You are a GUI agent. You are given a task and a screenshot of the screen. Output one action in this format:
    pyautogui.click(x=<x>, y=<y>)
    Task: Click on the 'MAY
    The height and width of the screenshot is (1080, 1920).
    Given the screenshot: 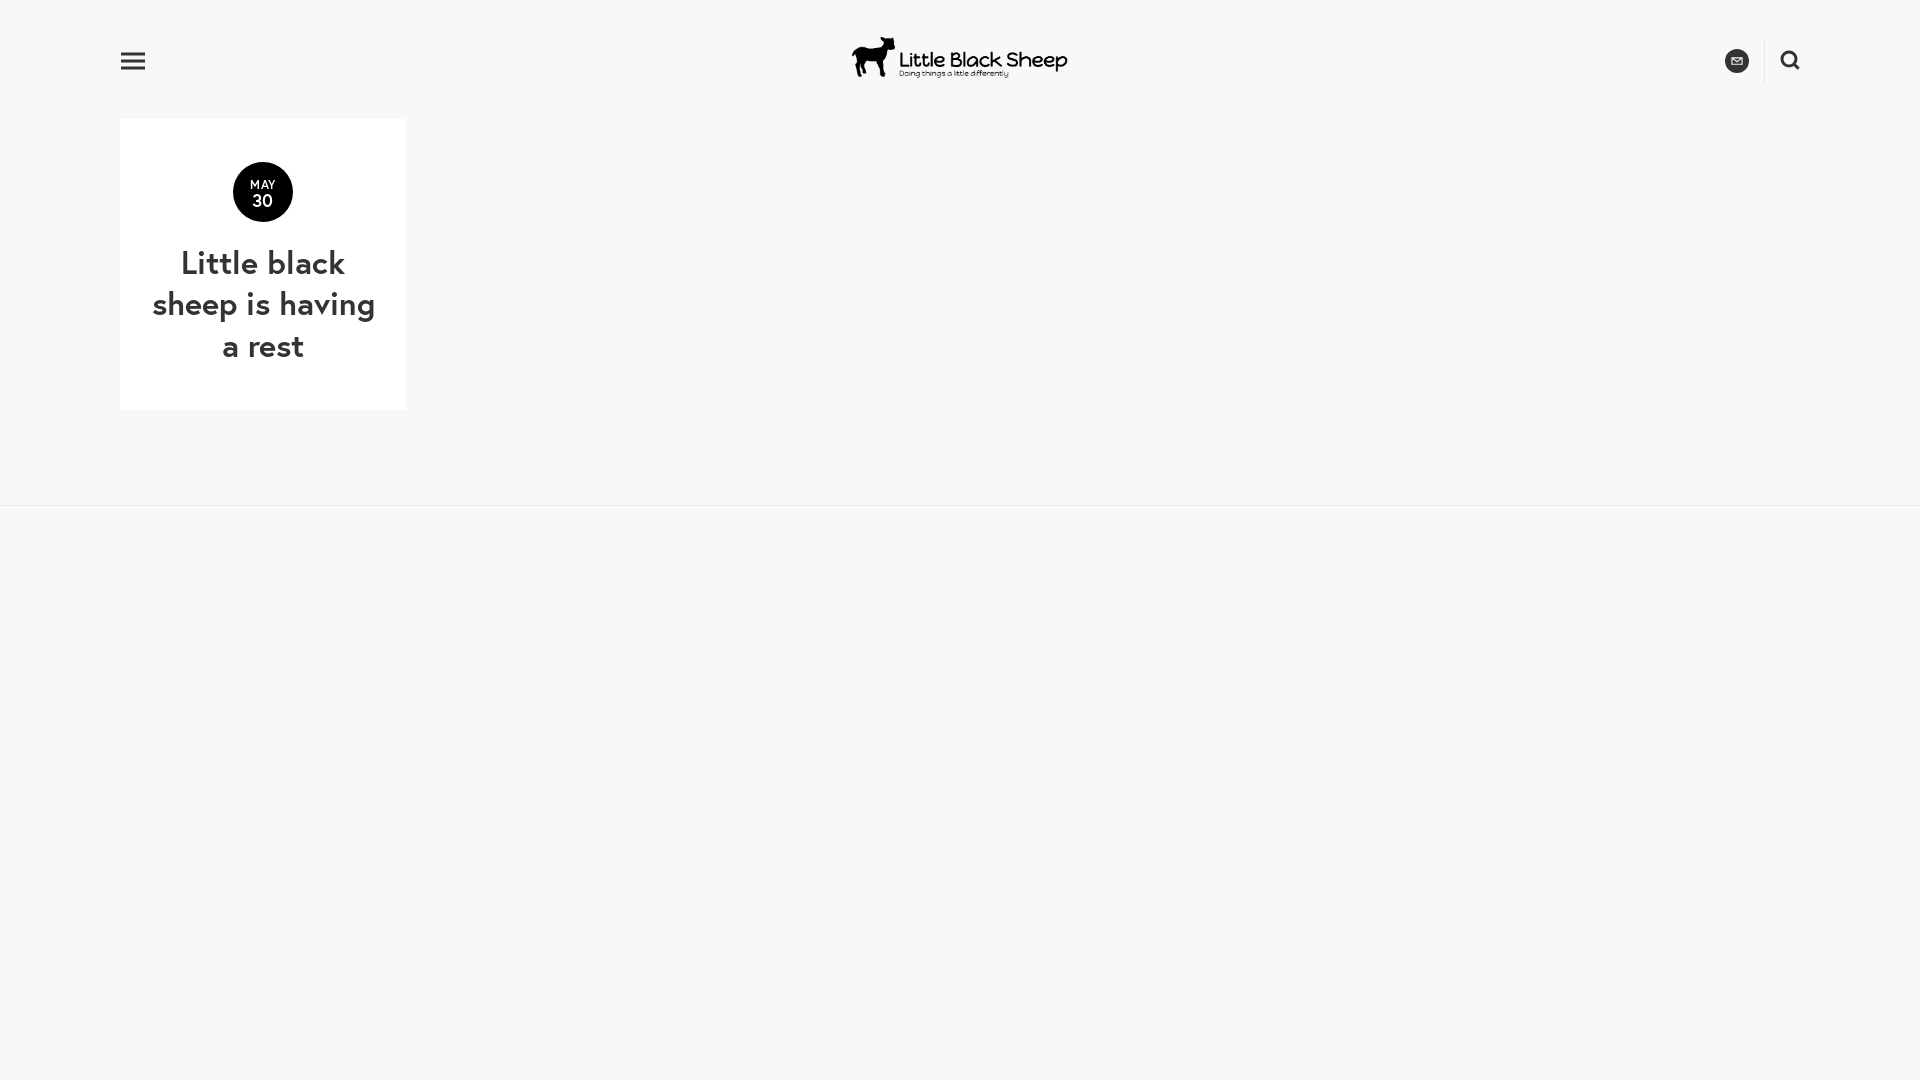 What is the action you would take?
    pyautogui.click(x=262, y=263)
    